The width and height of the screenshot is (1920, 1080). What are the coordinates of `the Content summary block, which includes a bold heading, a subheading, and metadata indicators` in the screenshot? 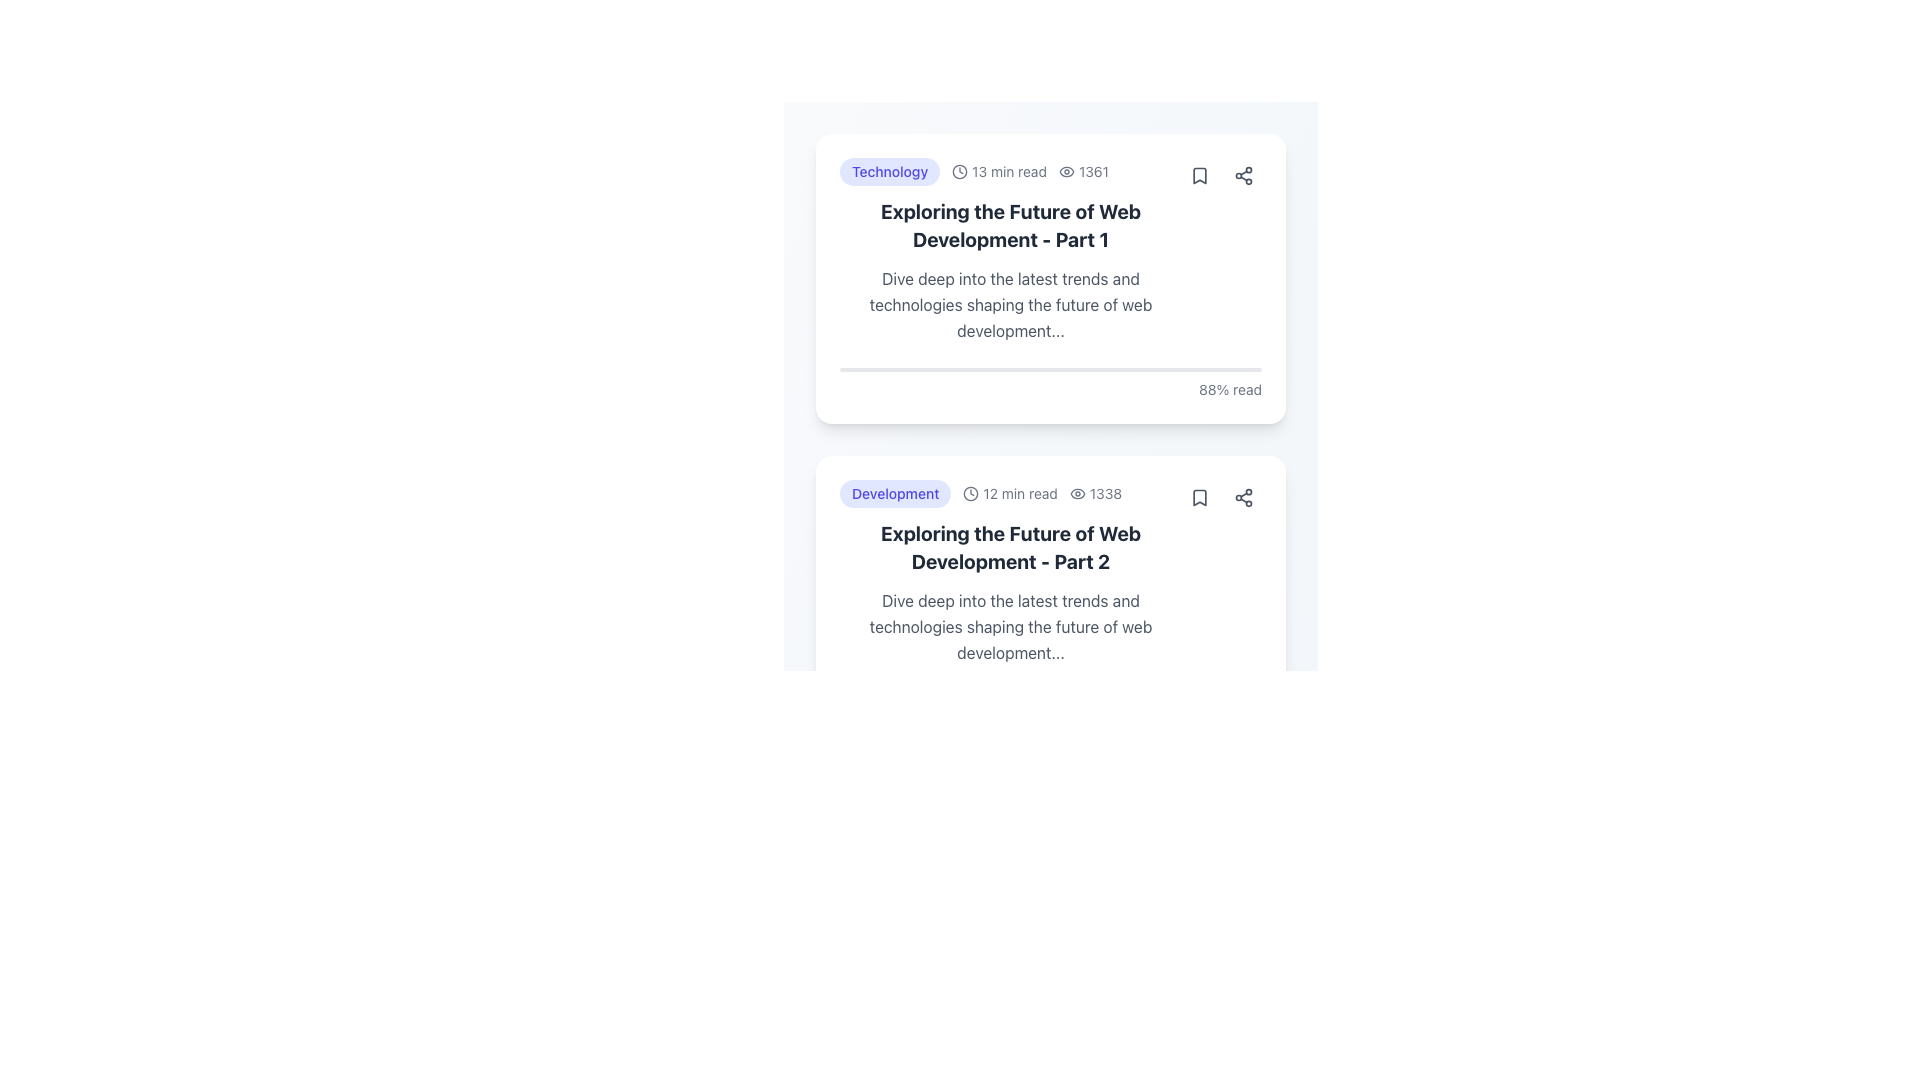 It's located at (1011, 249).